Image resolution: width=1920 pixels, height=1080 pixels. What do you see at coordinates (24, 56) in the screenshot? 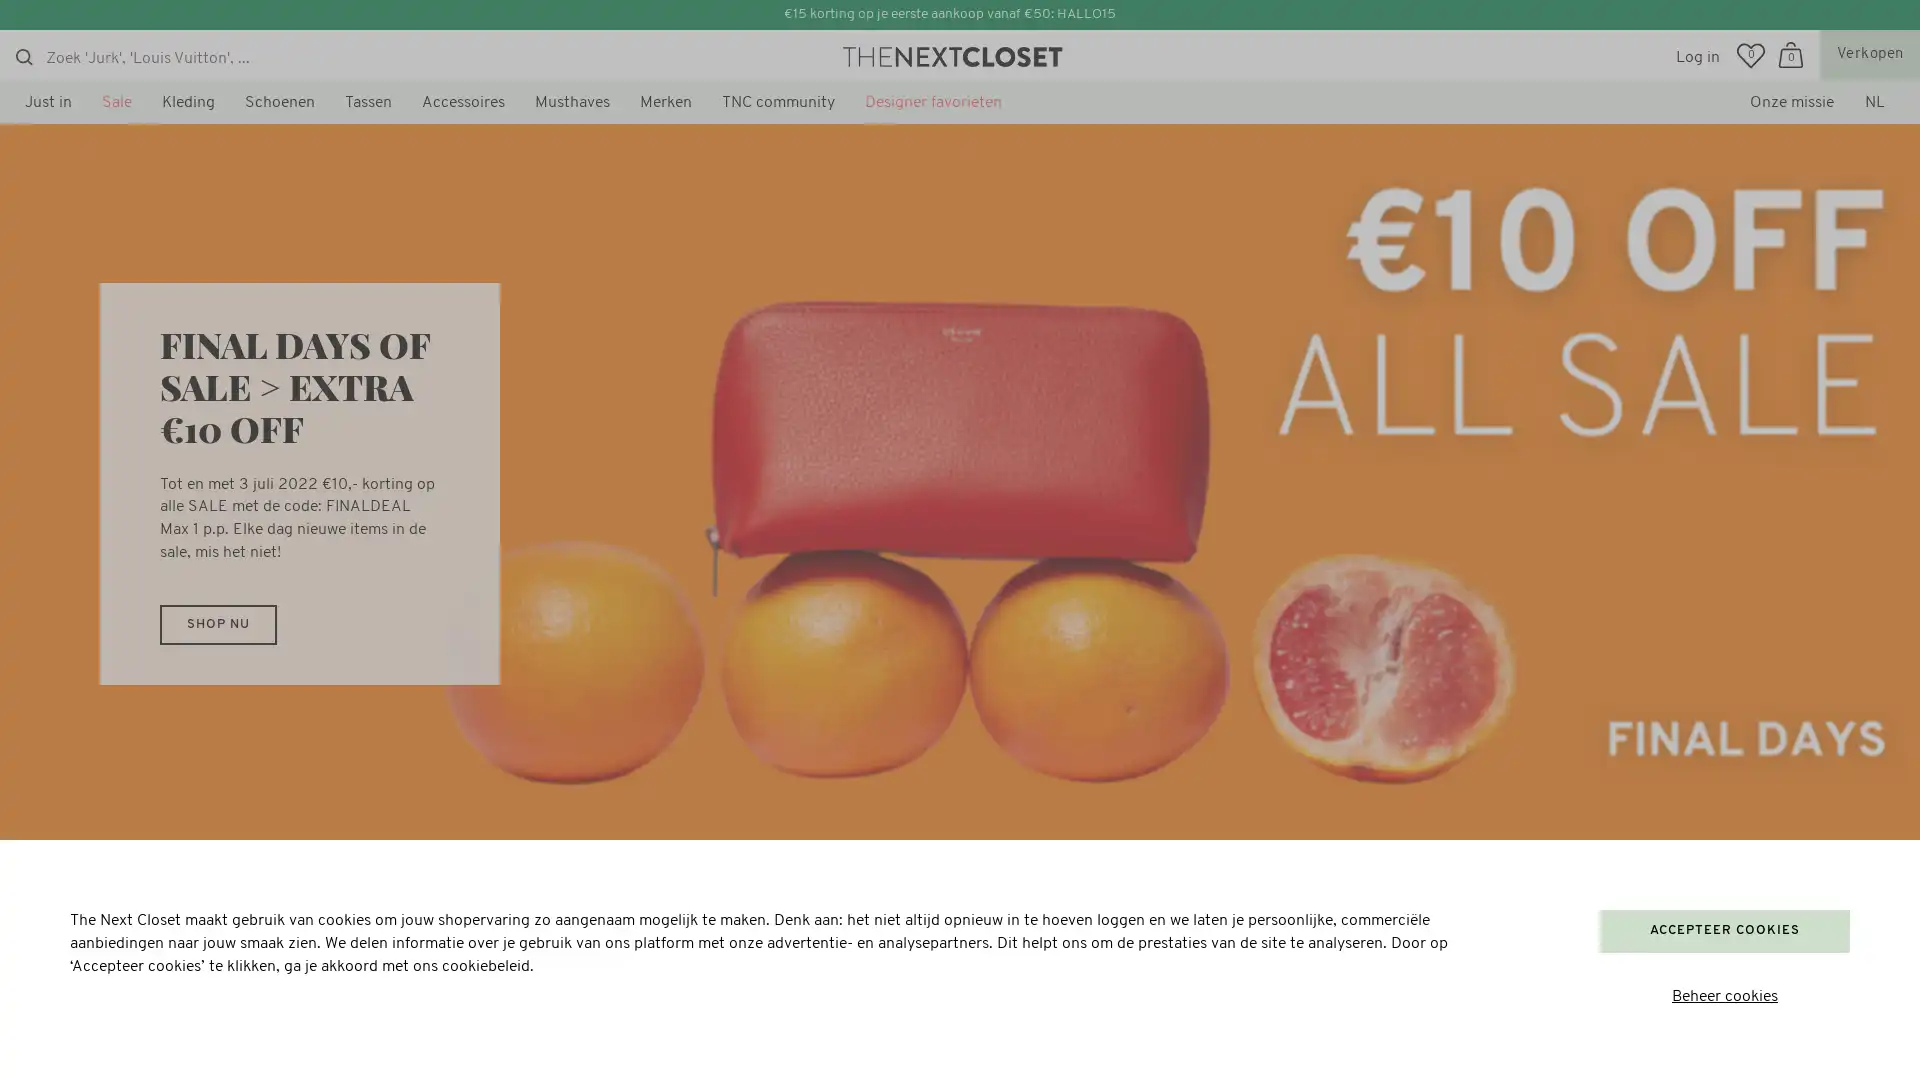
I see `Search` at bounding box center [24, 56].